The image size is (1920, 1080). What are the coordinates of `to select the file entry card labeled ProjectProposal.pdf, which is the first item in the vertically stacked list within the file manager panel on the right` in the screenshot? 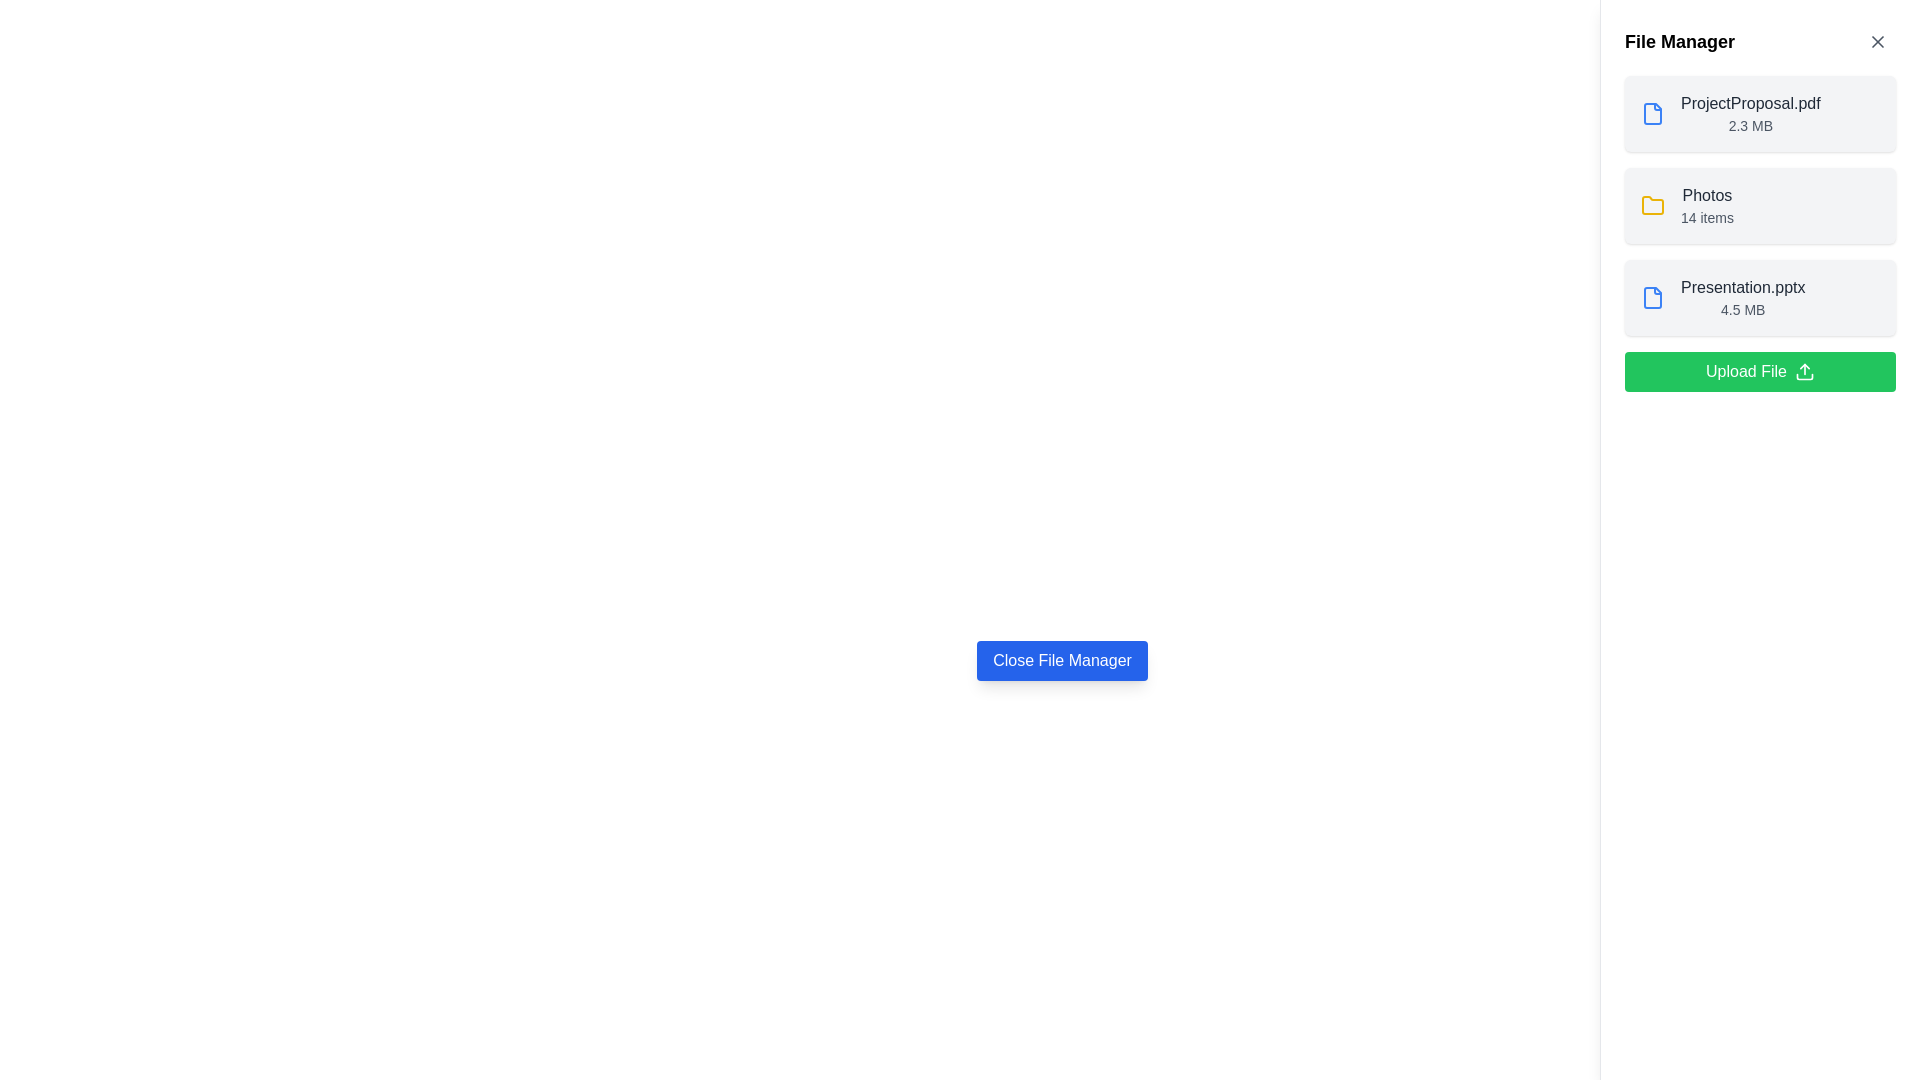 It's located at (1760, 114).